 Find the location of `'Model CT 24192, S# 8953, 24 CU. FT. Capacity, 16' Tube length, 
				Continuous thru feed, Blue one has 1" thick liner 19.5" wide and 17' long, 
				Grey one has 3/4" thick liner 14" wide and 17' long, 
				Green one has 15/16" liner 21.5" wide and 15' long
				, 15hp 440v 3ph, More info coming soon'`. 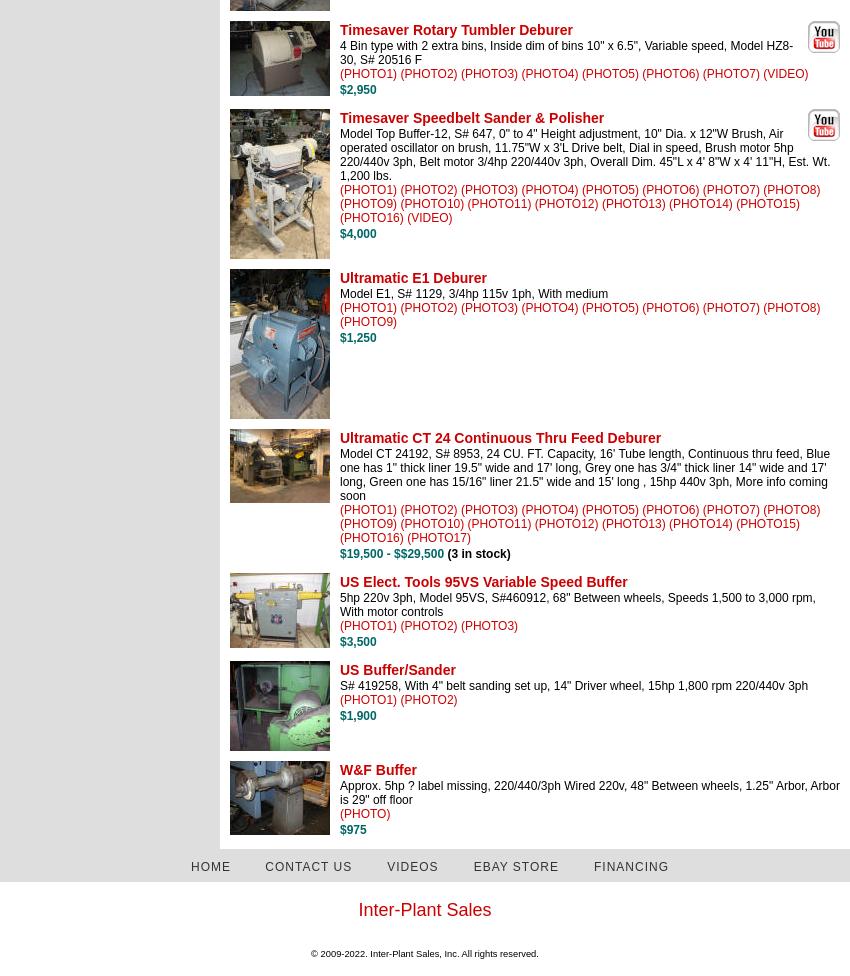

'Model CT 24192, S# 8953, 24 CU. FT. Capacity, 16' Tube length, 
				Continuous thru feed, Blue one has 1" thick liner 19.5" wide and 17' long, 
				Grey one has 3/4" thick liner 14" wide and 17' long, 
				Green one has 15/16" liner 21.5" wide and 15' long
				, 15hp 440v 3ph, More info coming soon' is located at coordinates (584, 474).